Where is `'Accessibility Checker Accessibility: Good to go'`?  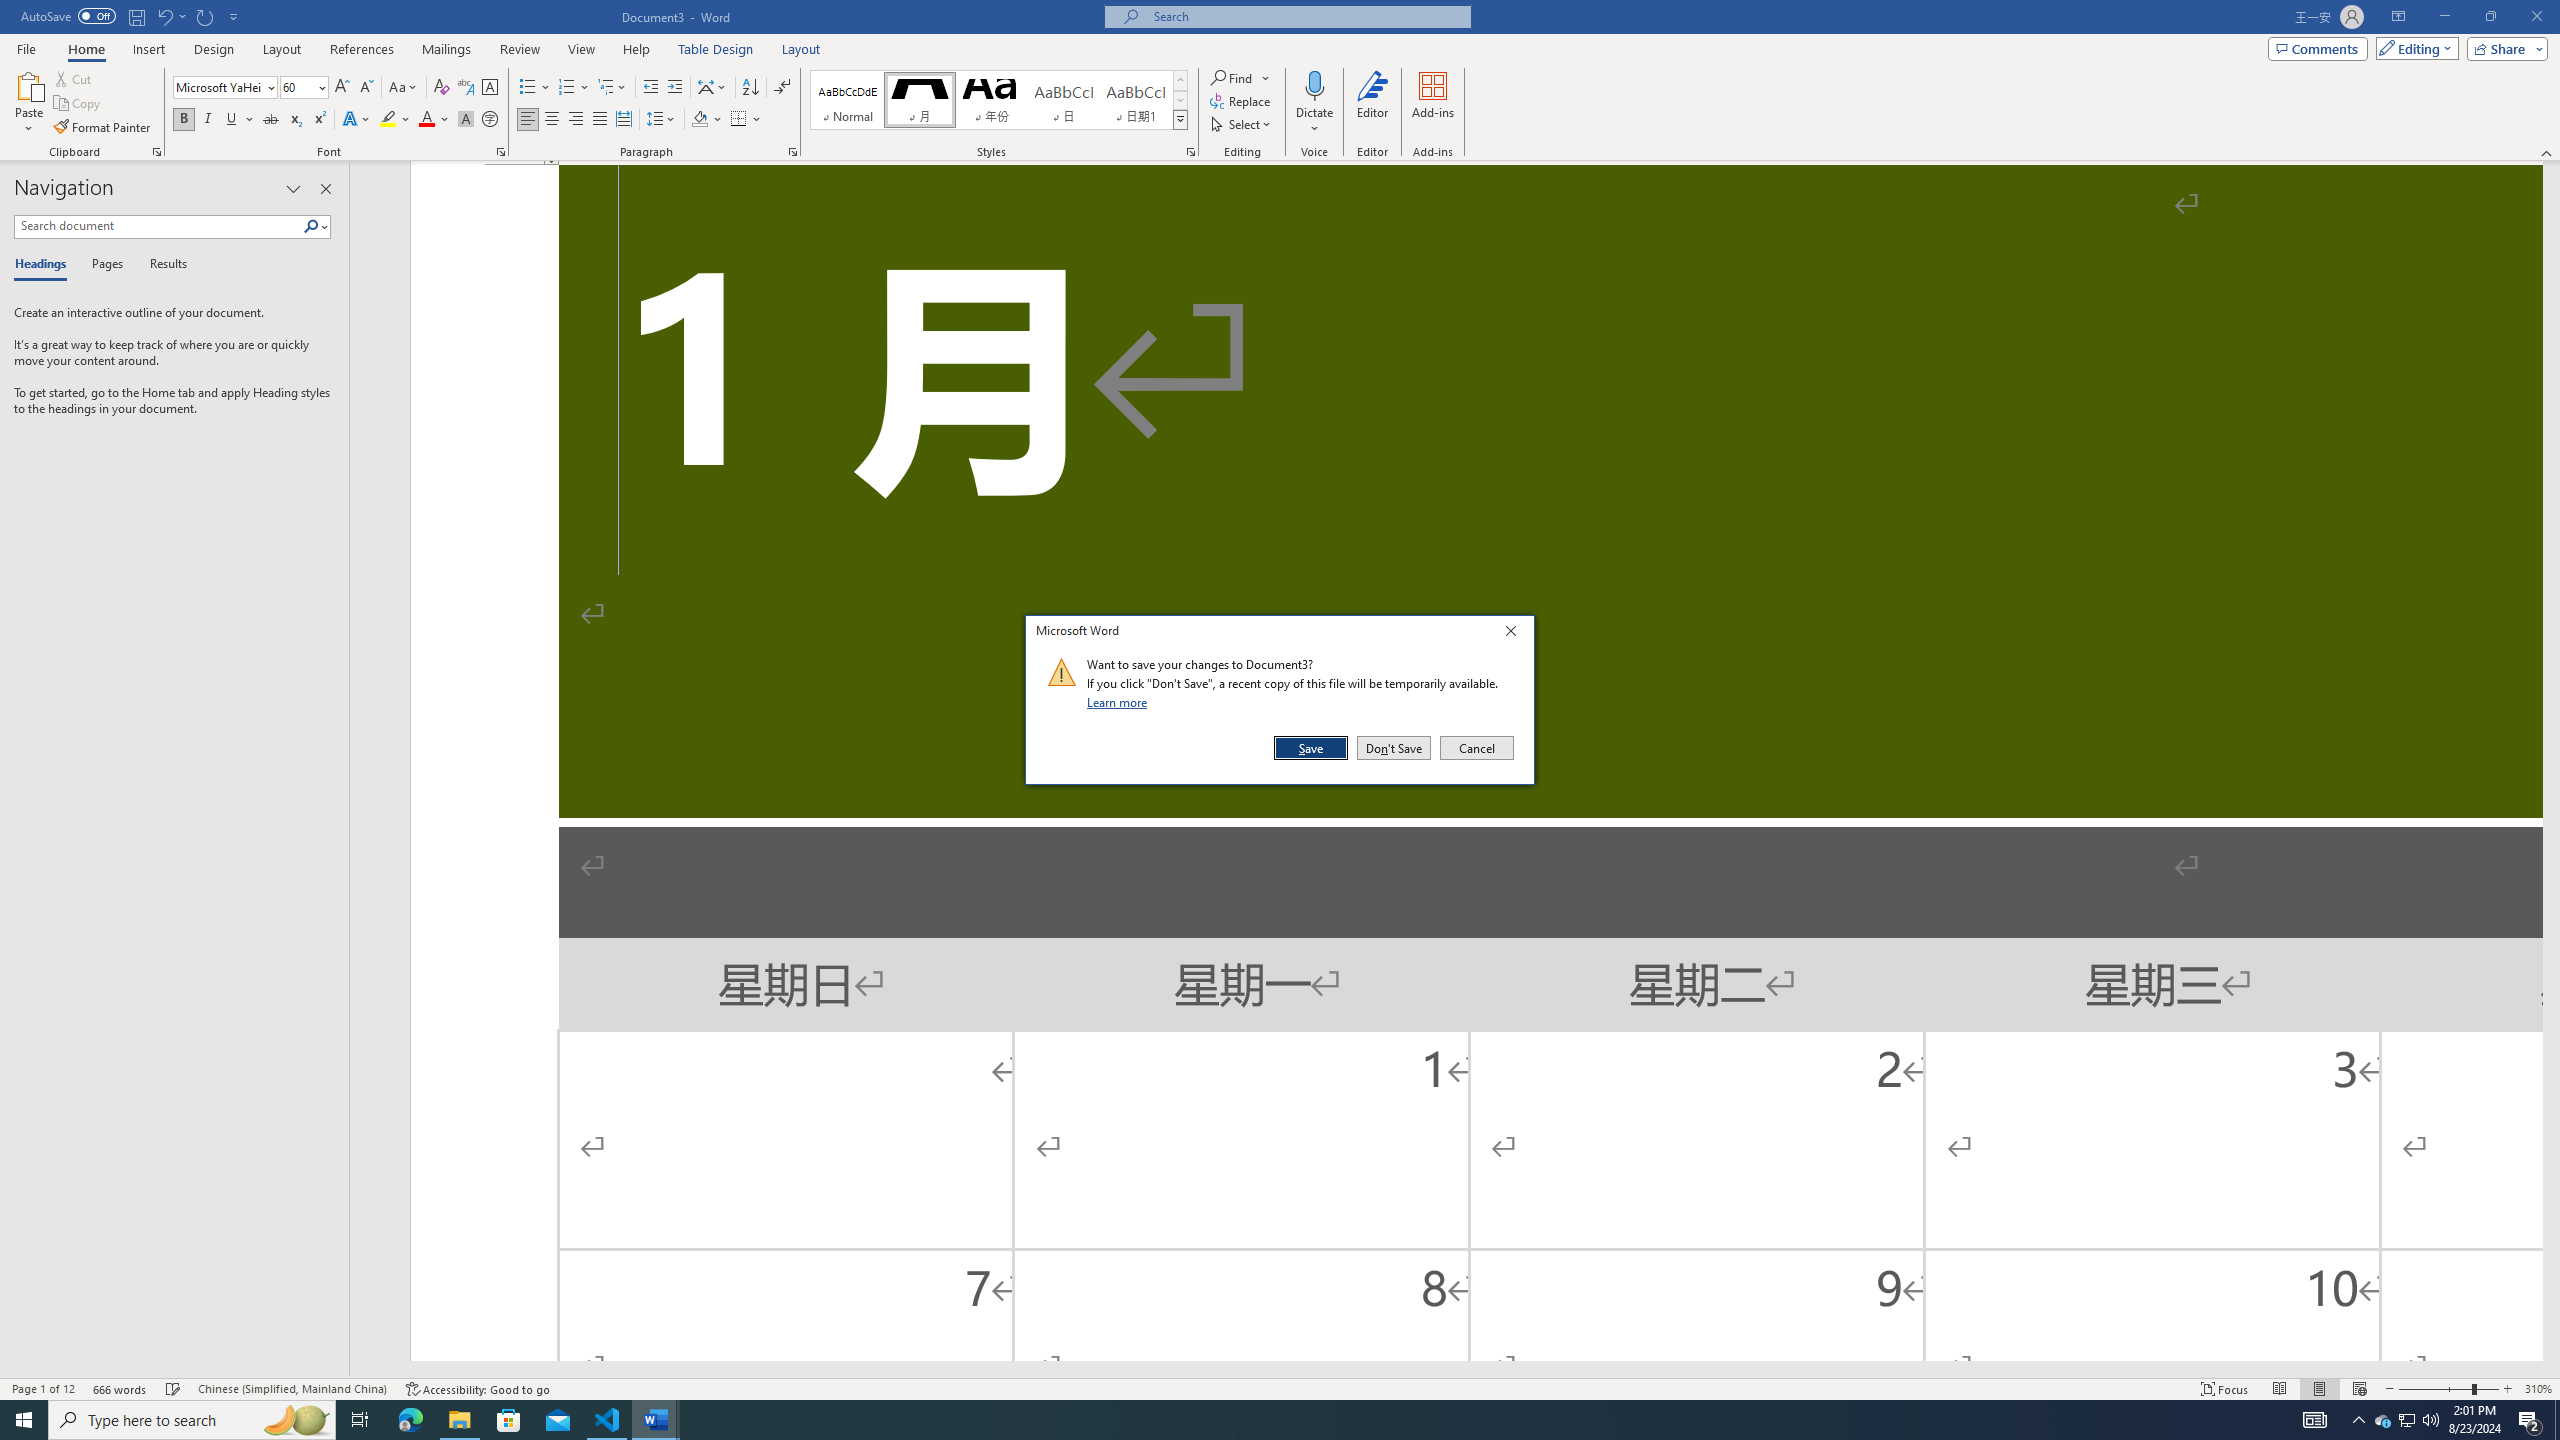 'Accessibility Checker Accessibility: Good to go' is located at coordinates (476, 1389).